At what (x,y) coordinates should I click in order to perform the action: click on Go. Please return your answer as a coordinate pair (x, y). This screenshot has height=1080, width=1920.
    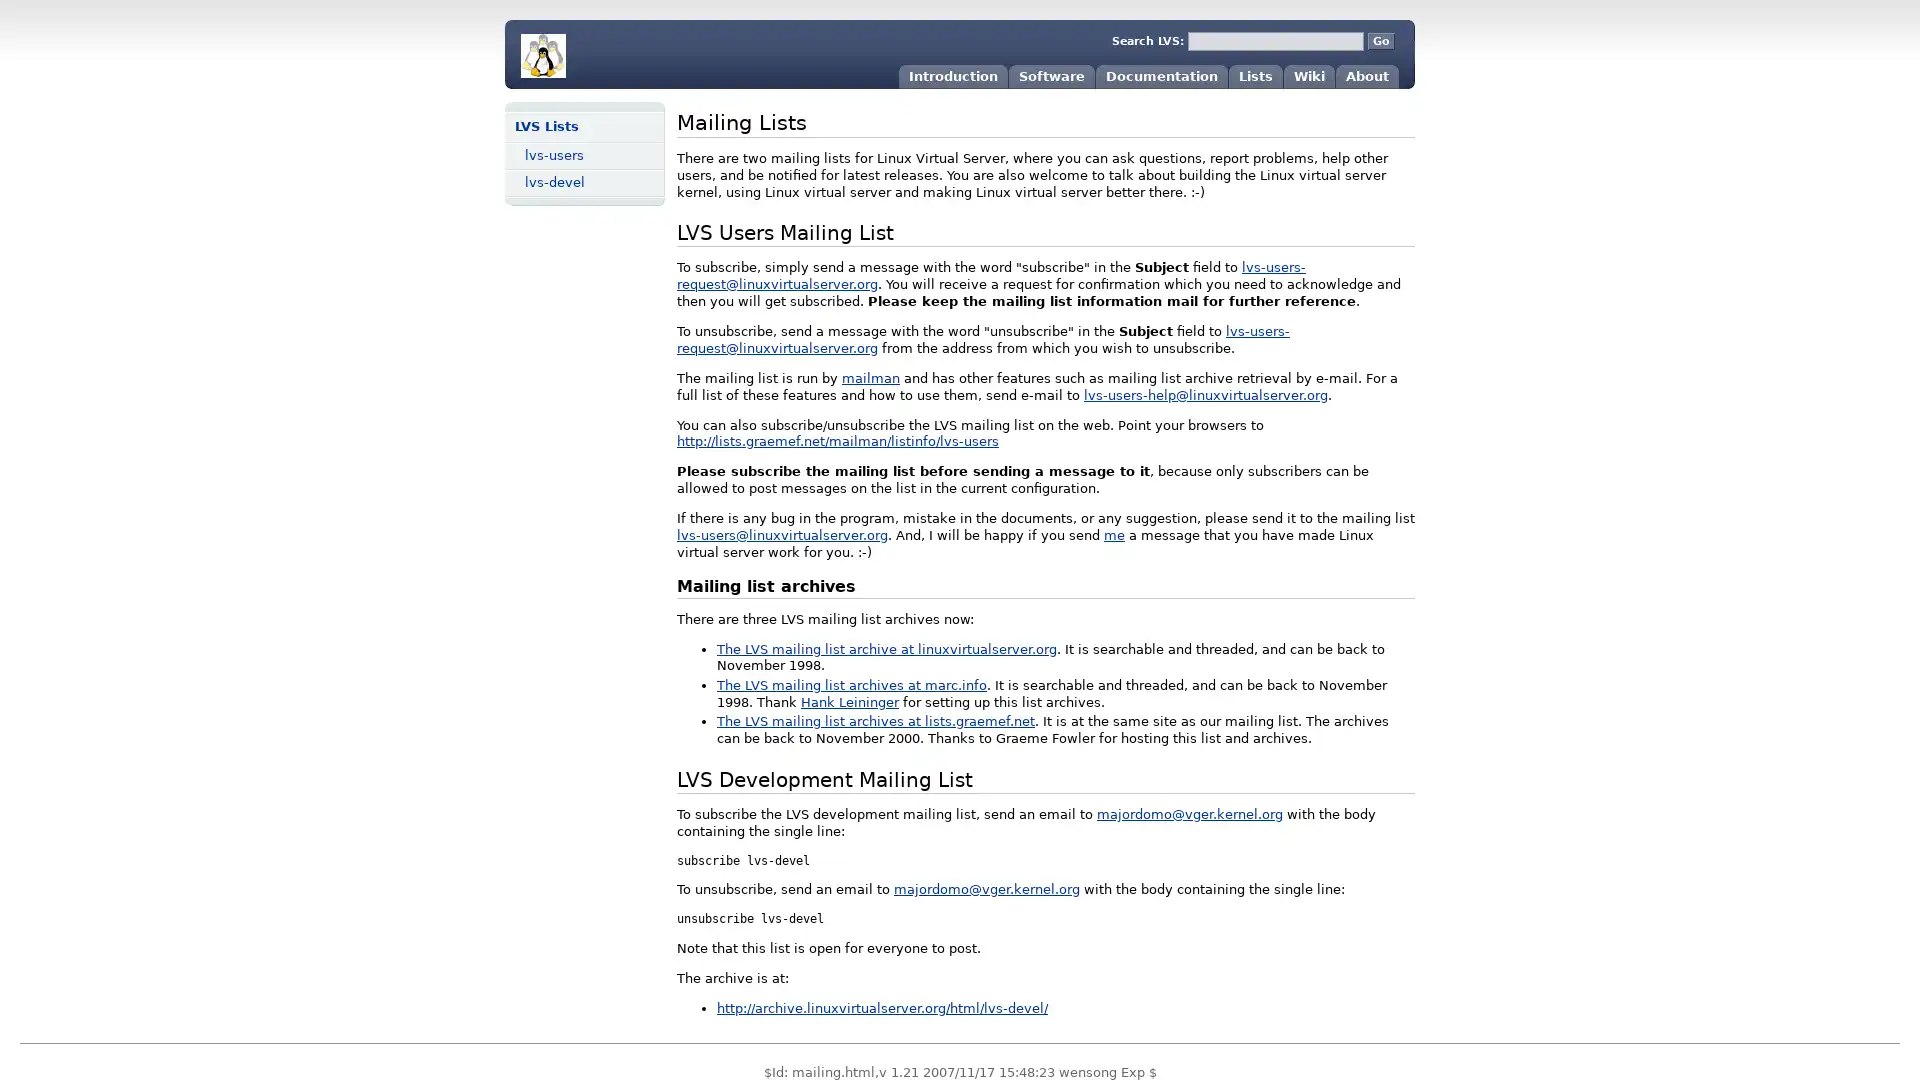
    Looking at the image, I should click on (1380, 41).